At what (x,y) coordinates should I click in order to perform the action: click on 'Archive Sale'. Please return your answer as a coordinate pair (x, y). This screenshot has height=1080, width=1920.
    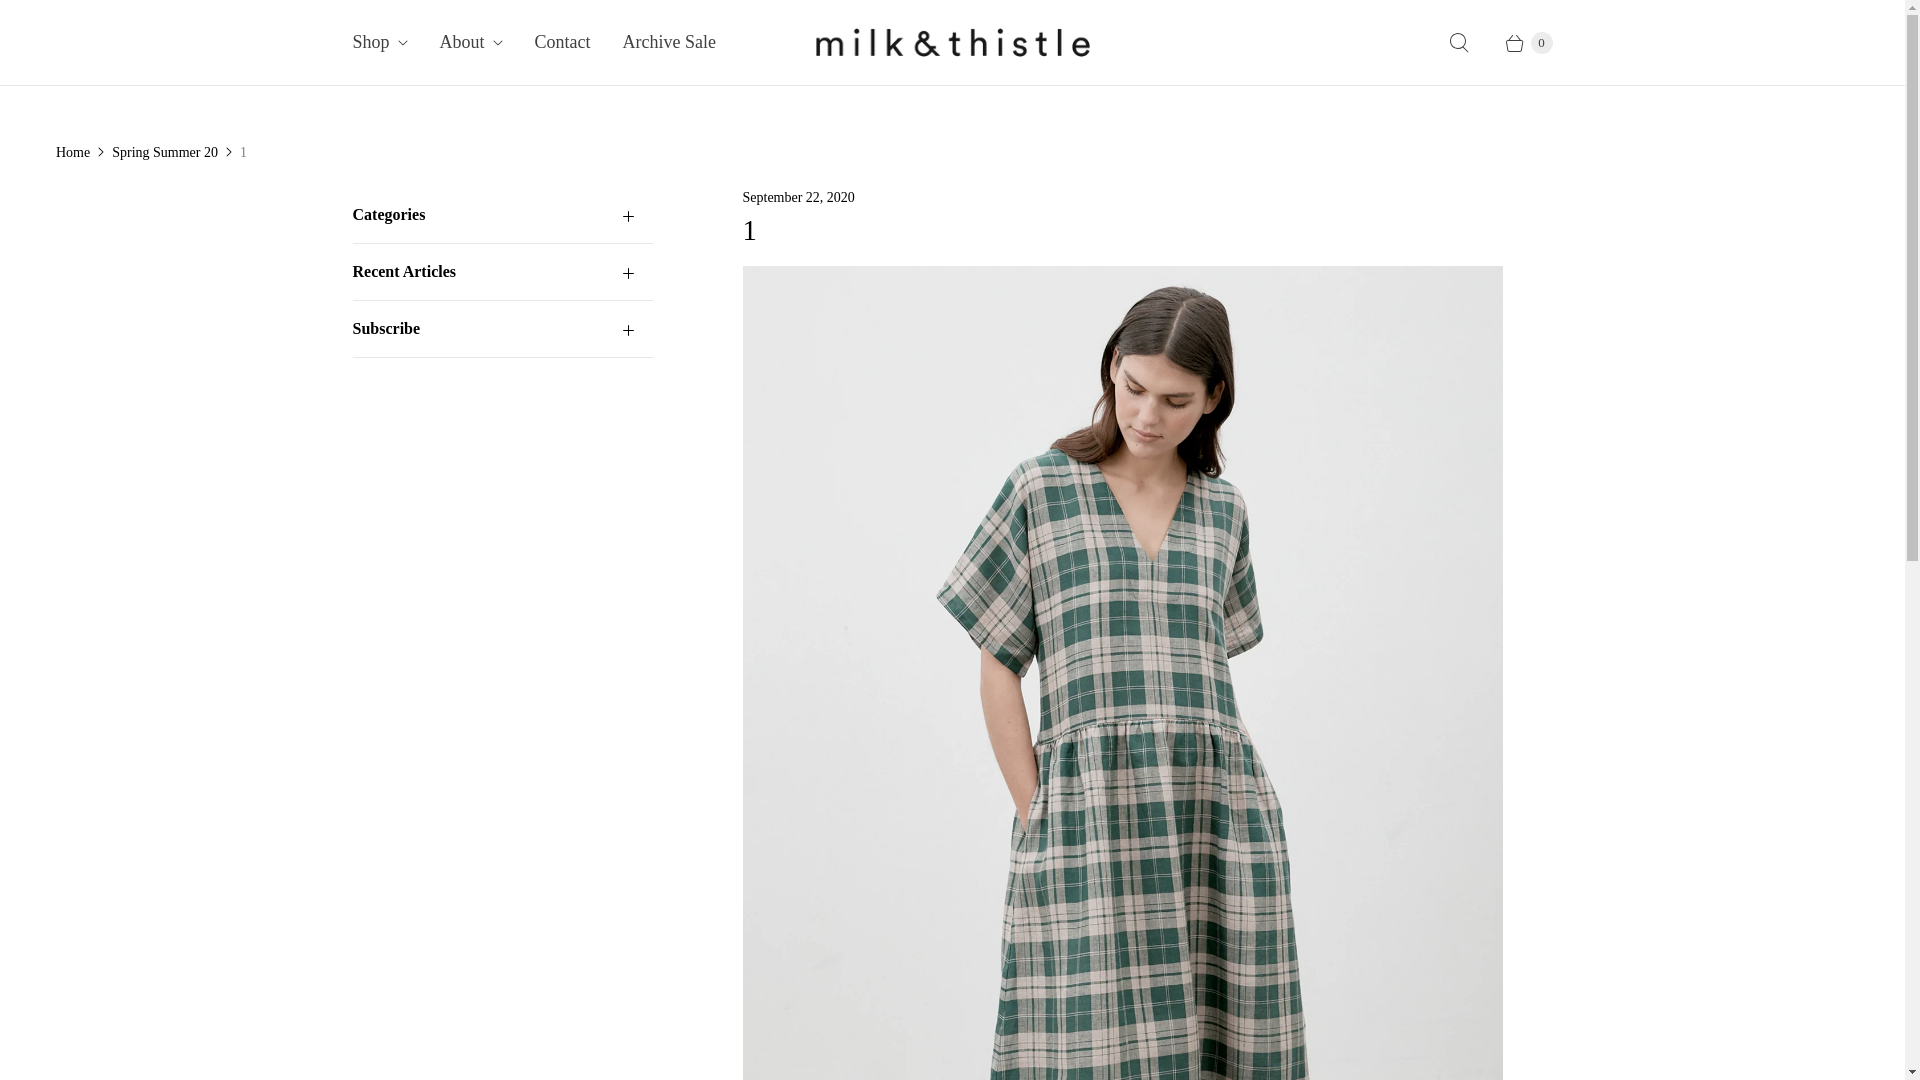
    Looking at the image, I should click on (669, 42).